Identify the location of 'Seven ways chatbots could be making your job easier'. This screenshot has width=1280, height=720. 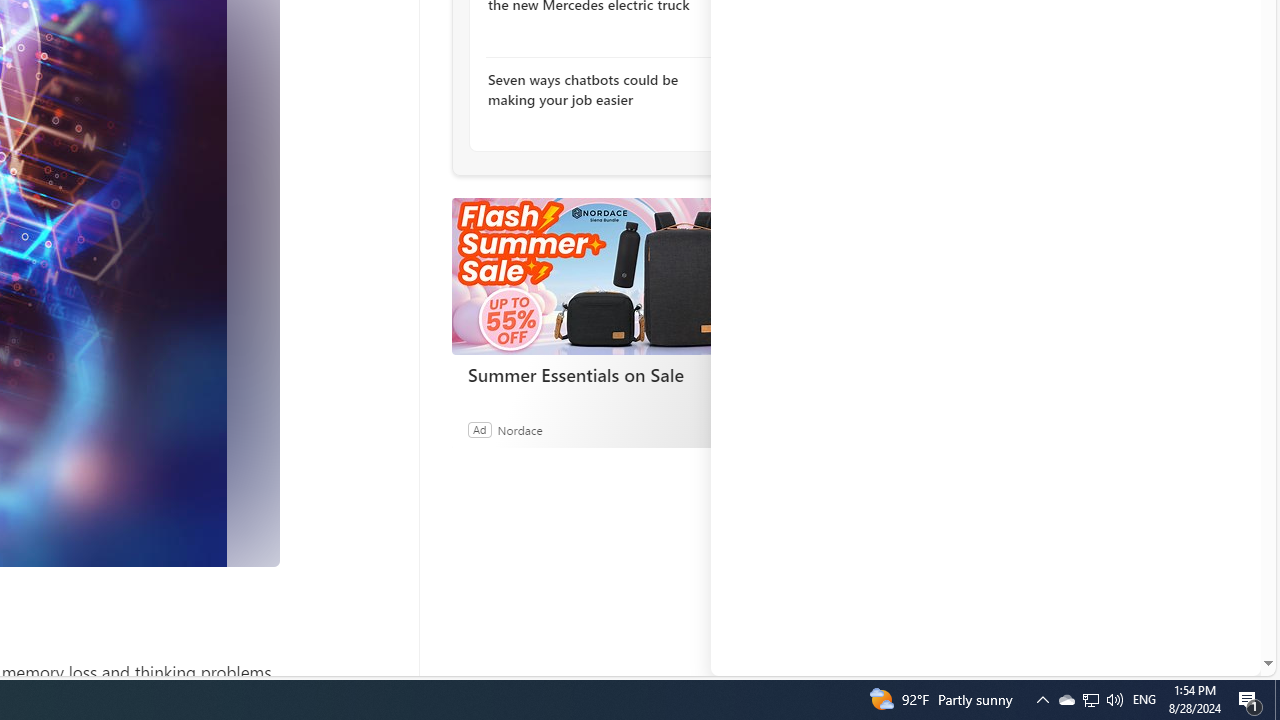
(595, 88).